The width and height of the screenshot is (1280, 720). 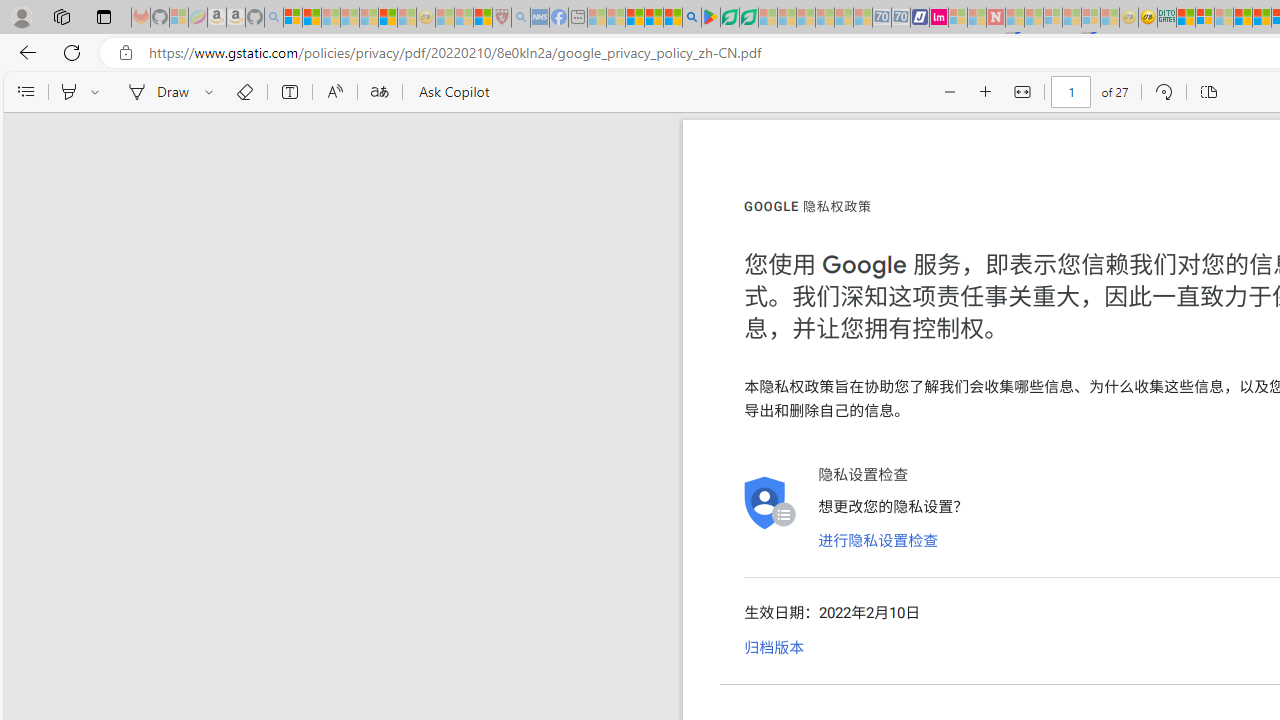 What do you see at coordinates (25, 92) in the screenshot?
I see `'Contents'` at bounding box center [25, 92].